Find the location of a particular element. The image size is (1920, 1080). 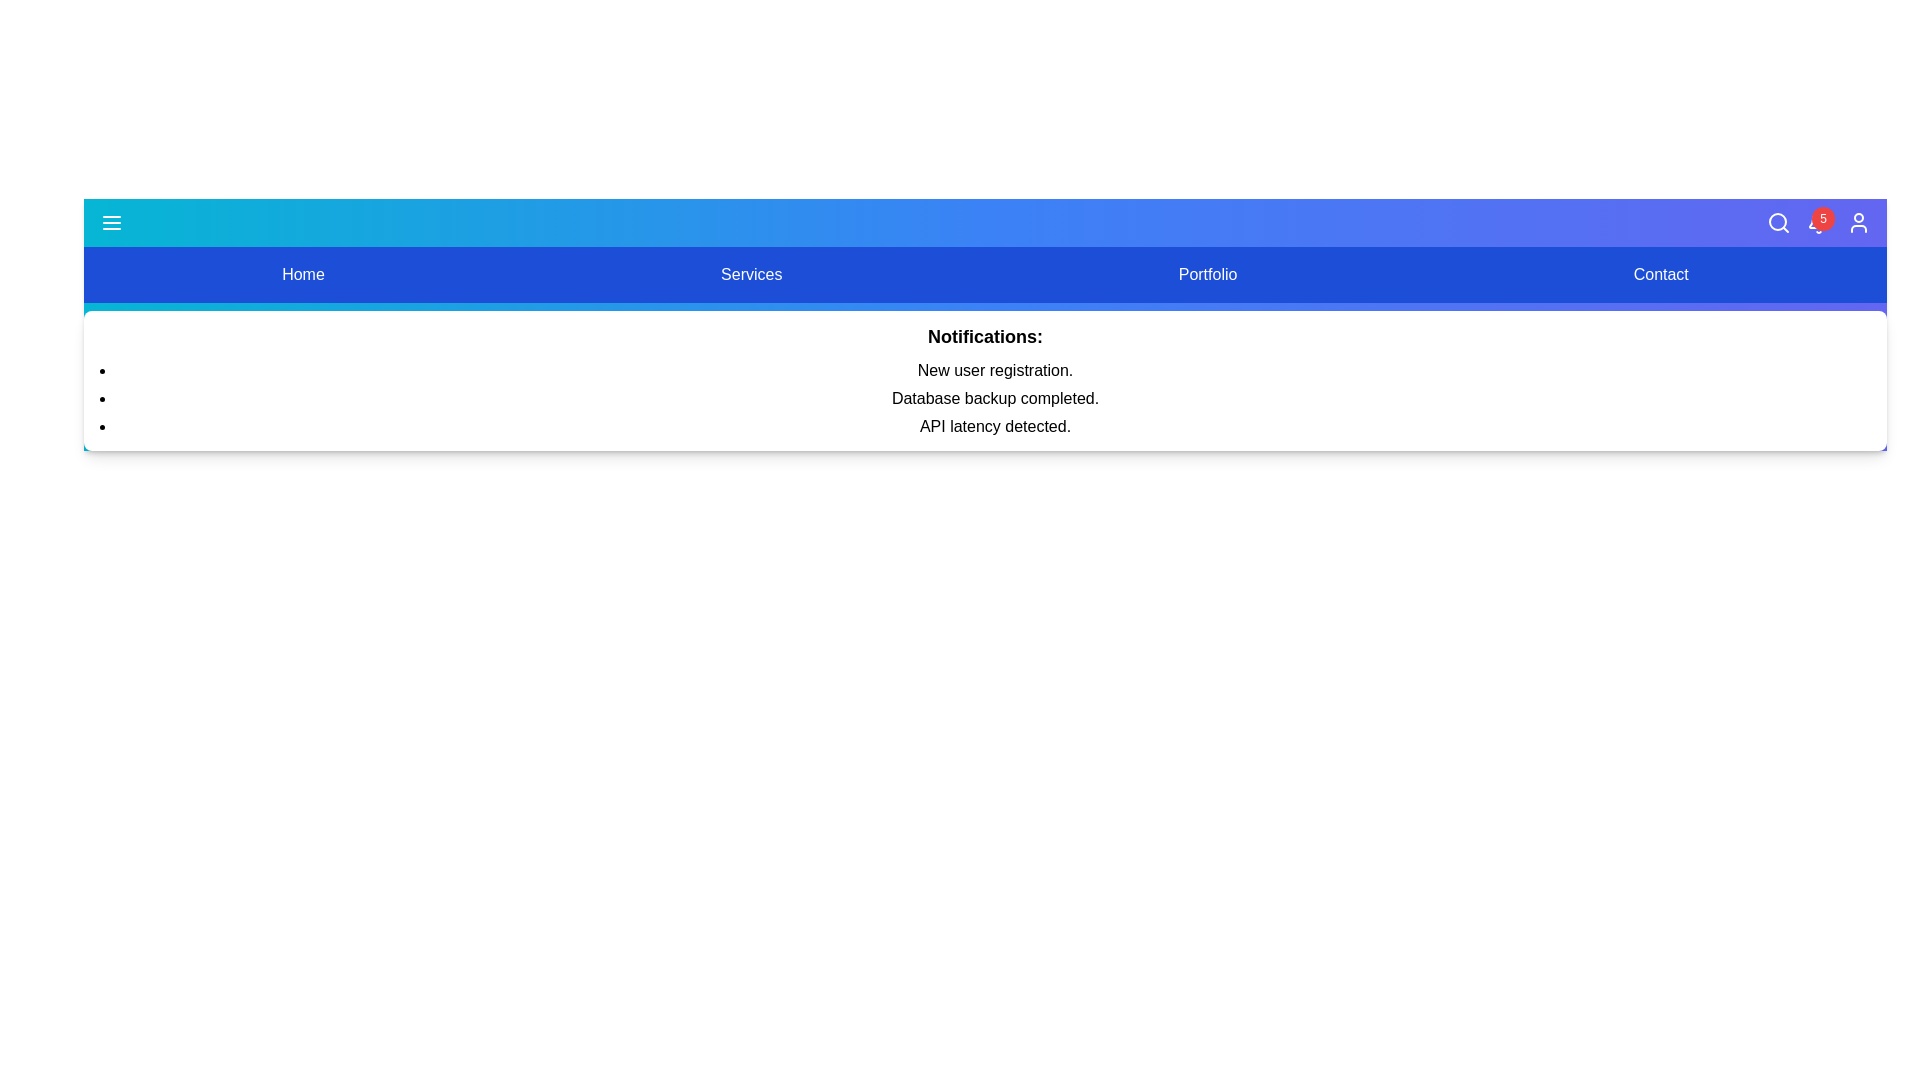

the menu option Contact by clicking on it is located at coordinates (1660, 274).